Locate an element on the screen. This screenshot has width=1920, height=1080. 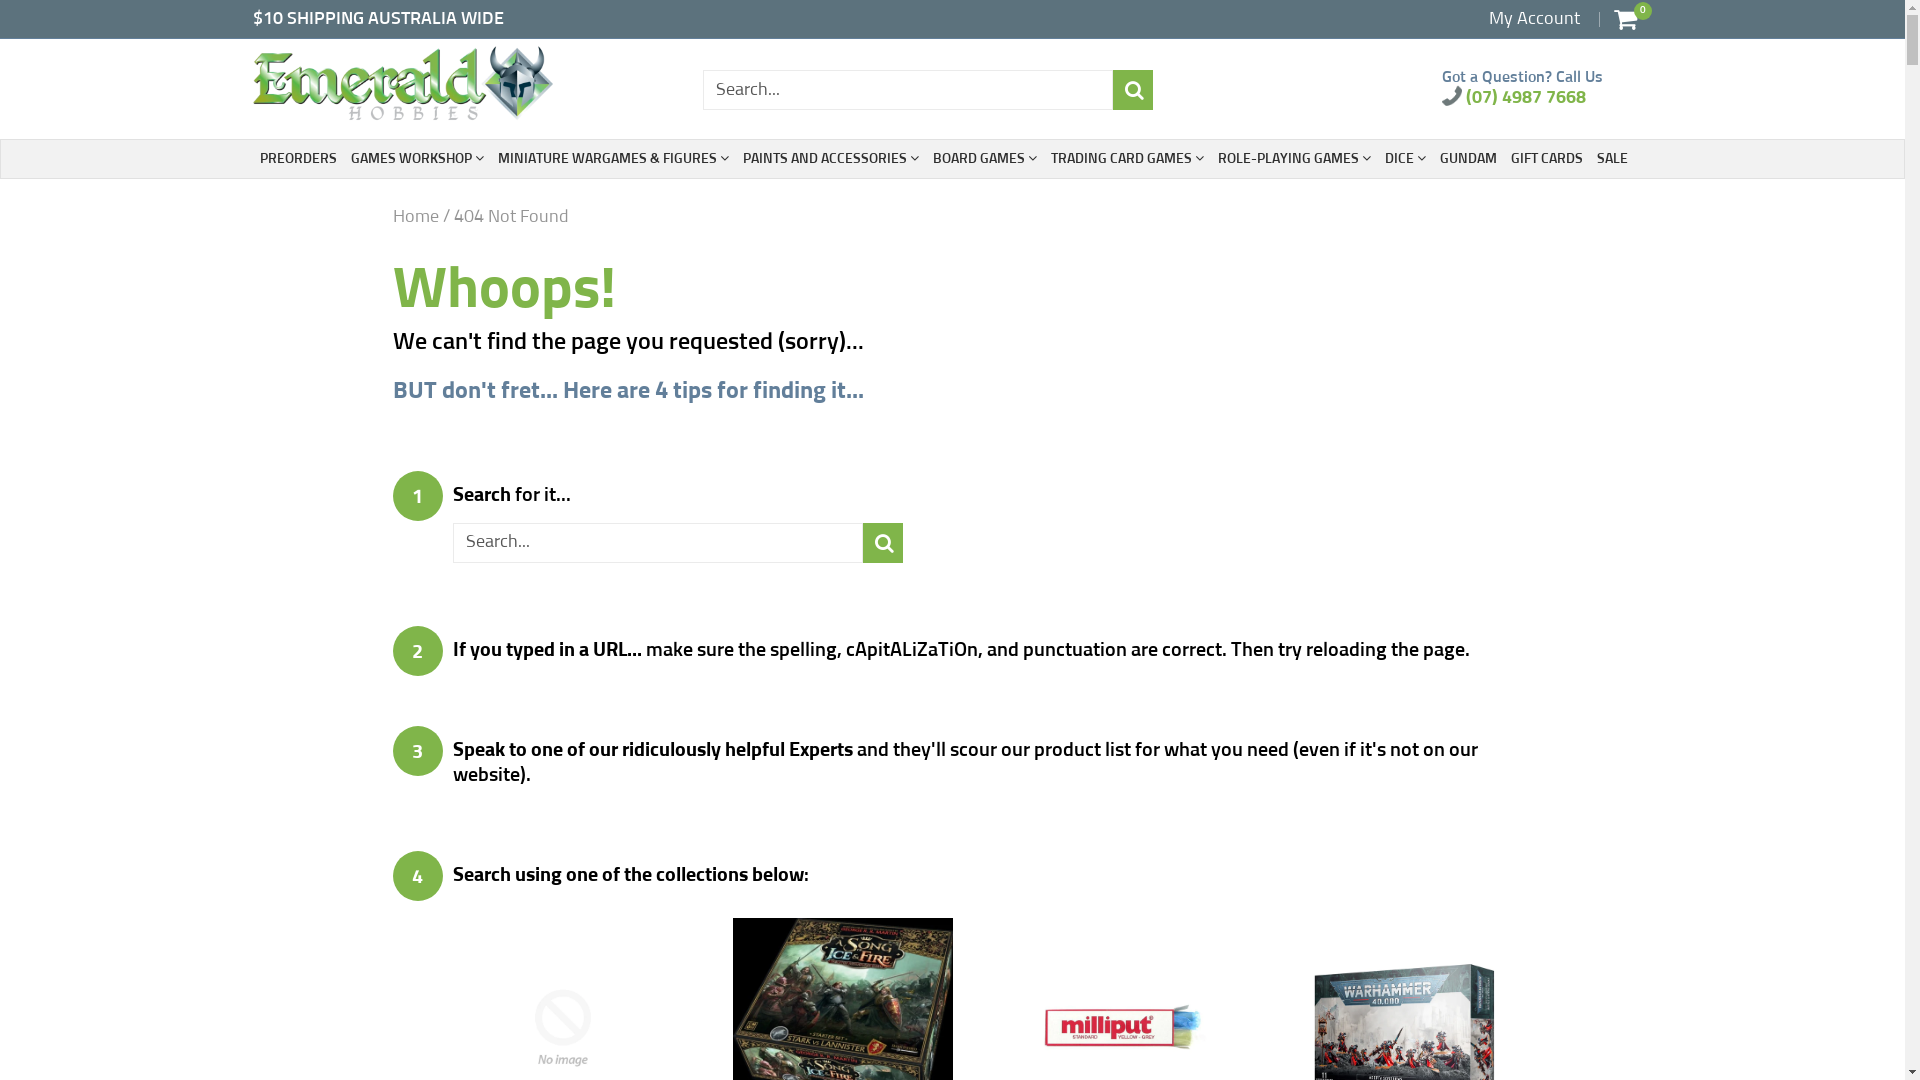
'Home' is located at coordinates (413, 216).